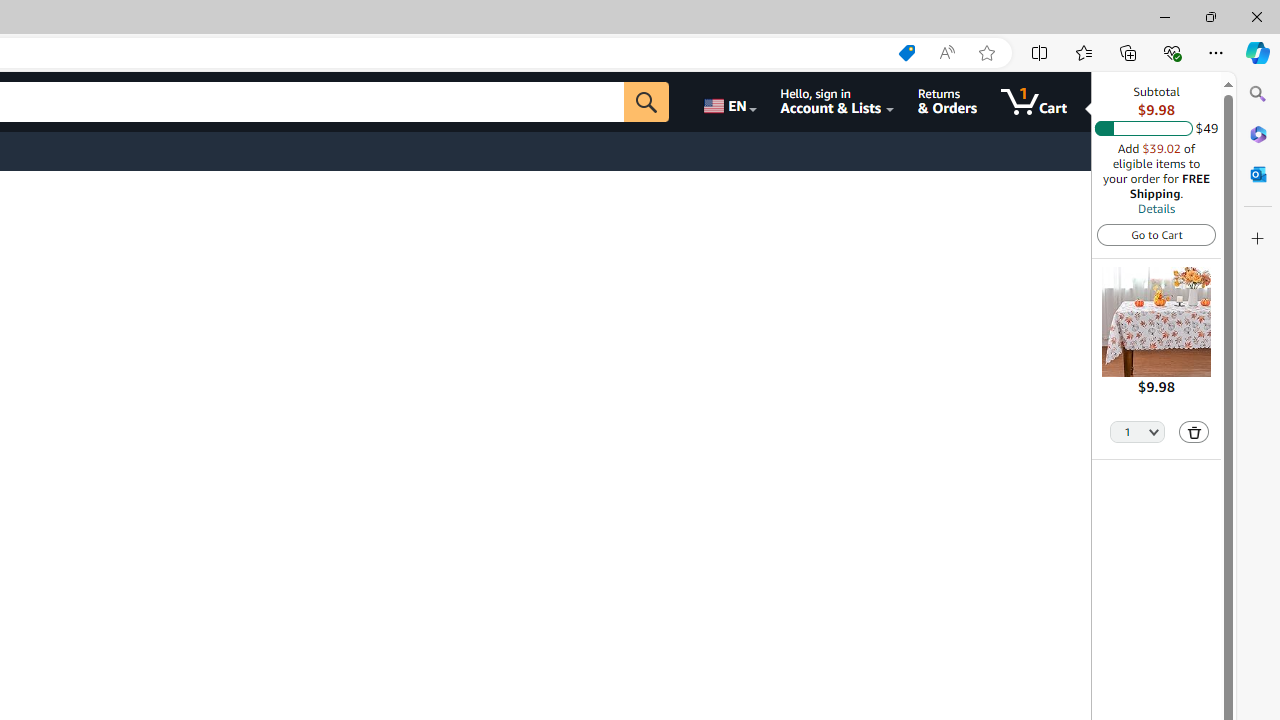 Image resolution: width=1280 pixels, height=720 pixels. Describe the element at coordinates (1137, 429) in the screenshot. I see `'Quantity Selector'` at that location.